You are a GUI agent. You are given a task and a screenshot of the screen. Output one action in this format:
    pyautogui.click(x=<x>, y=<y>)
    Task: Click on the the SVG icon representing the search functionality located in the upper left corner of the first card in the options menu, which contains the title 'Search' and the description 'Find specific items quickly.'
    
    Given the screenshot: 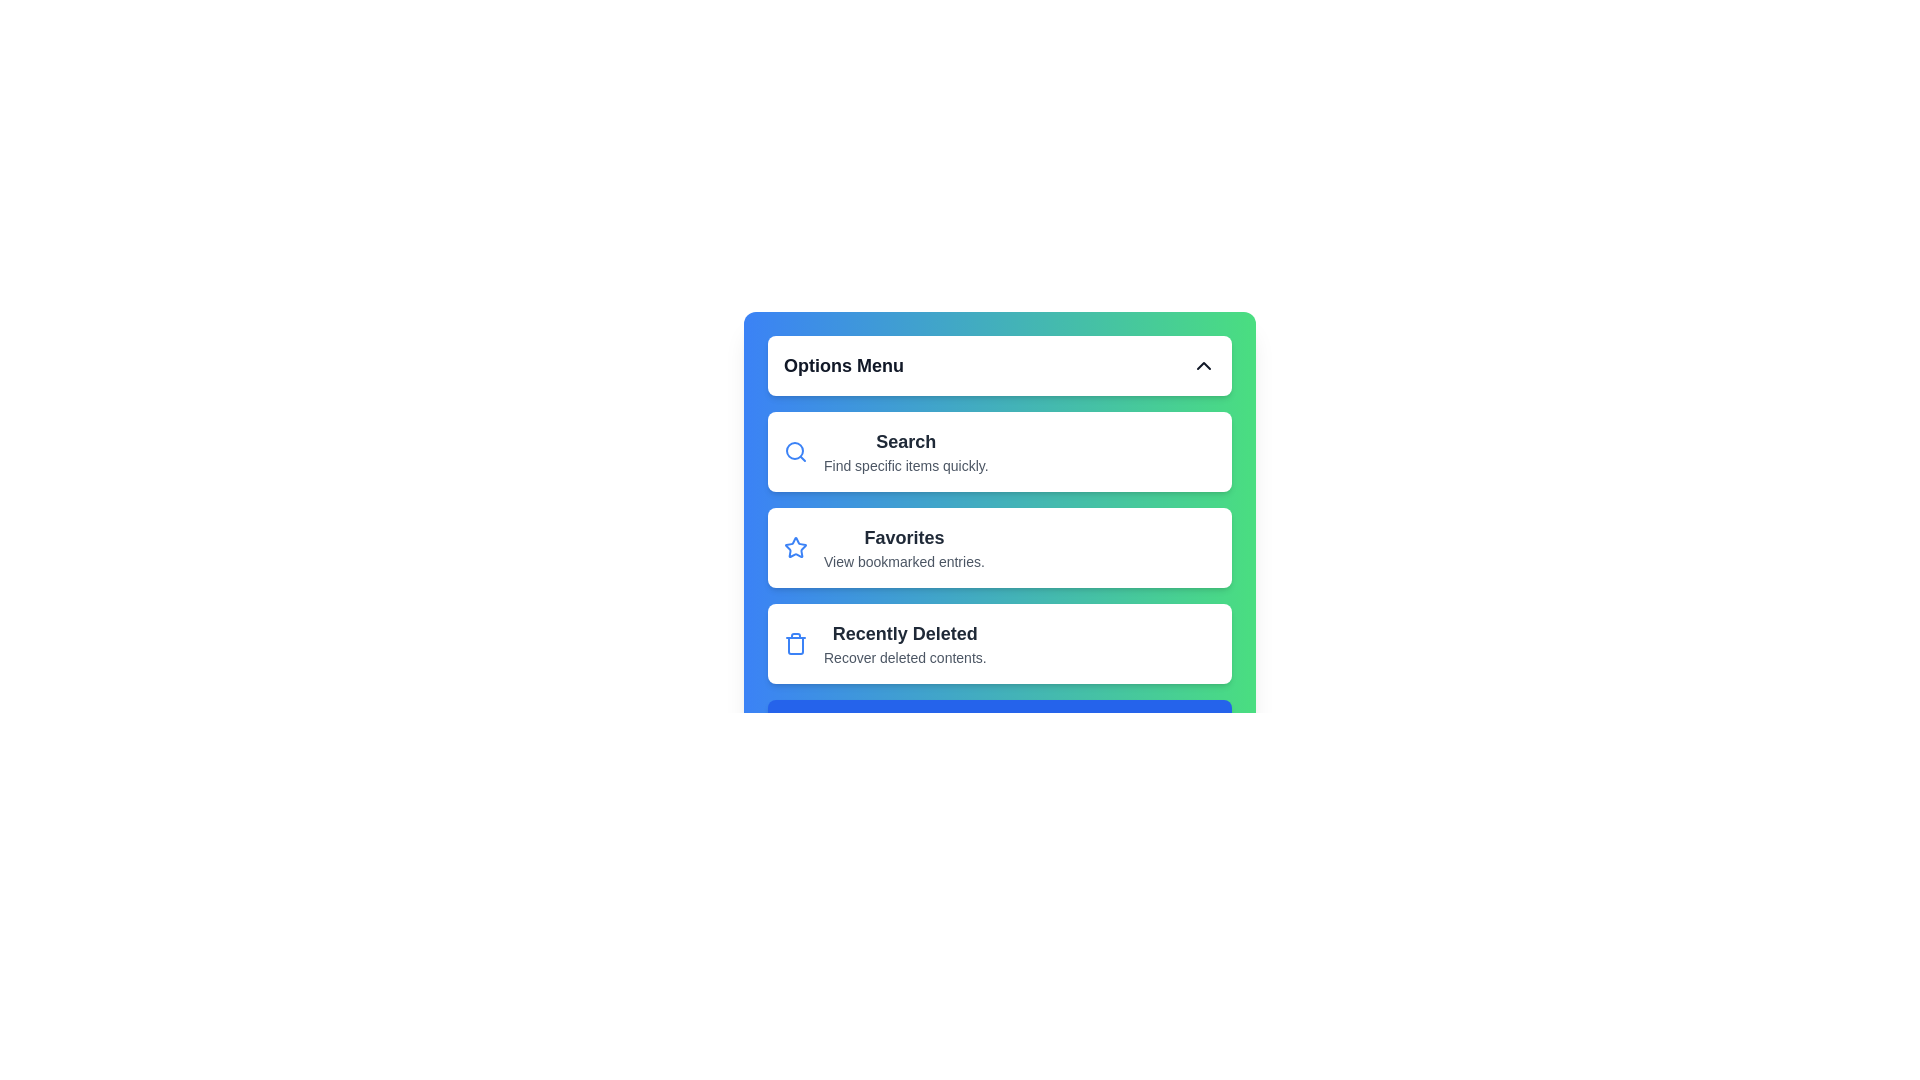 What is the action you would take?
    pyautogui.click(x=795, y=451)
    